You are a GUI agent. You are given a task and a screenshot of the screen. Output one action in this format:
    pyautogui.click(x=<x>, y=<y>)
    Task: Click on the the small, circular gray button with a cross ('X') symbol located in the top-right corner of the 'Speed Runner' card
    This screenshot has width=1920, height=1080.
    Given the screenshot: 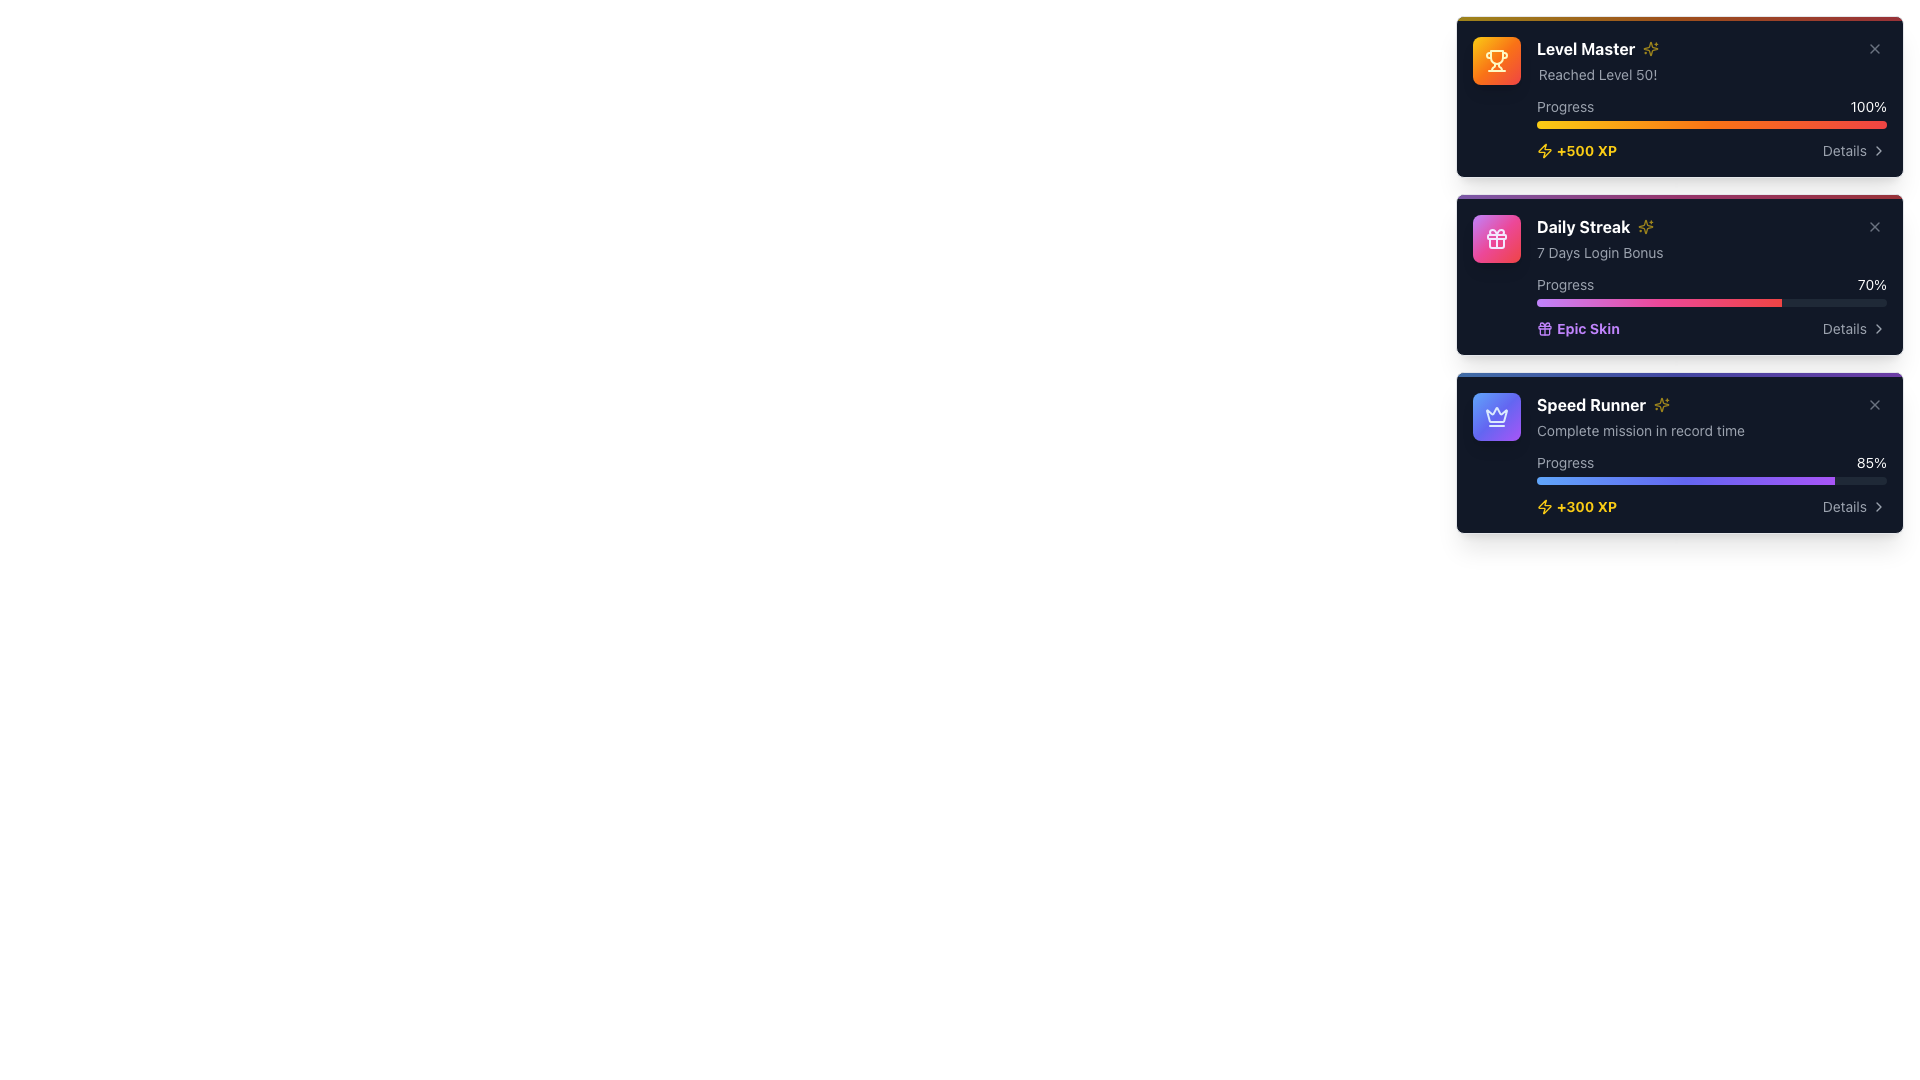 What is the action you would take?
    pyautogui.click(x=1874, y=405)
    